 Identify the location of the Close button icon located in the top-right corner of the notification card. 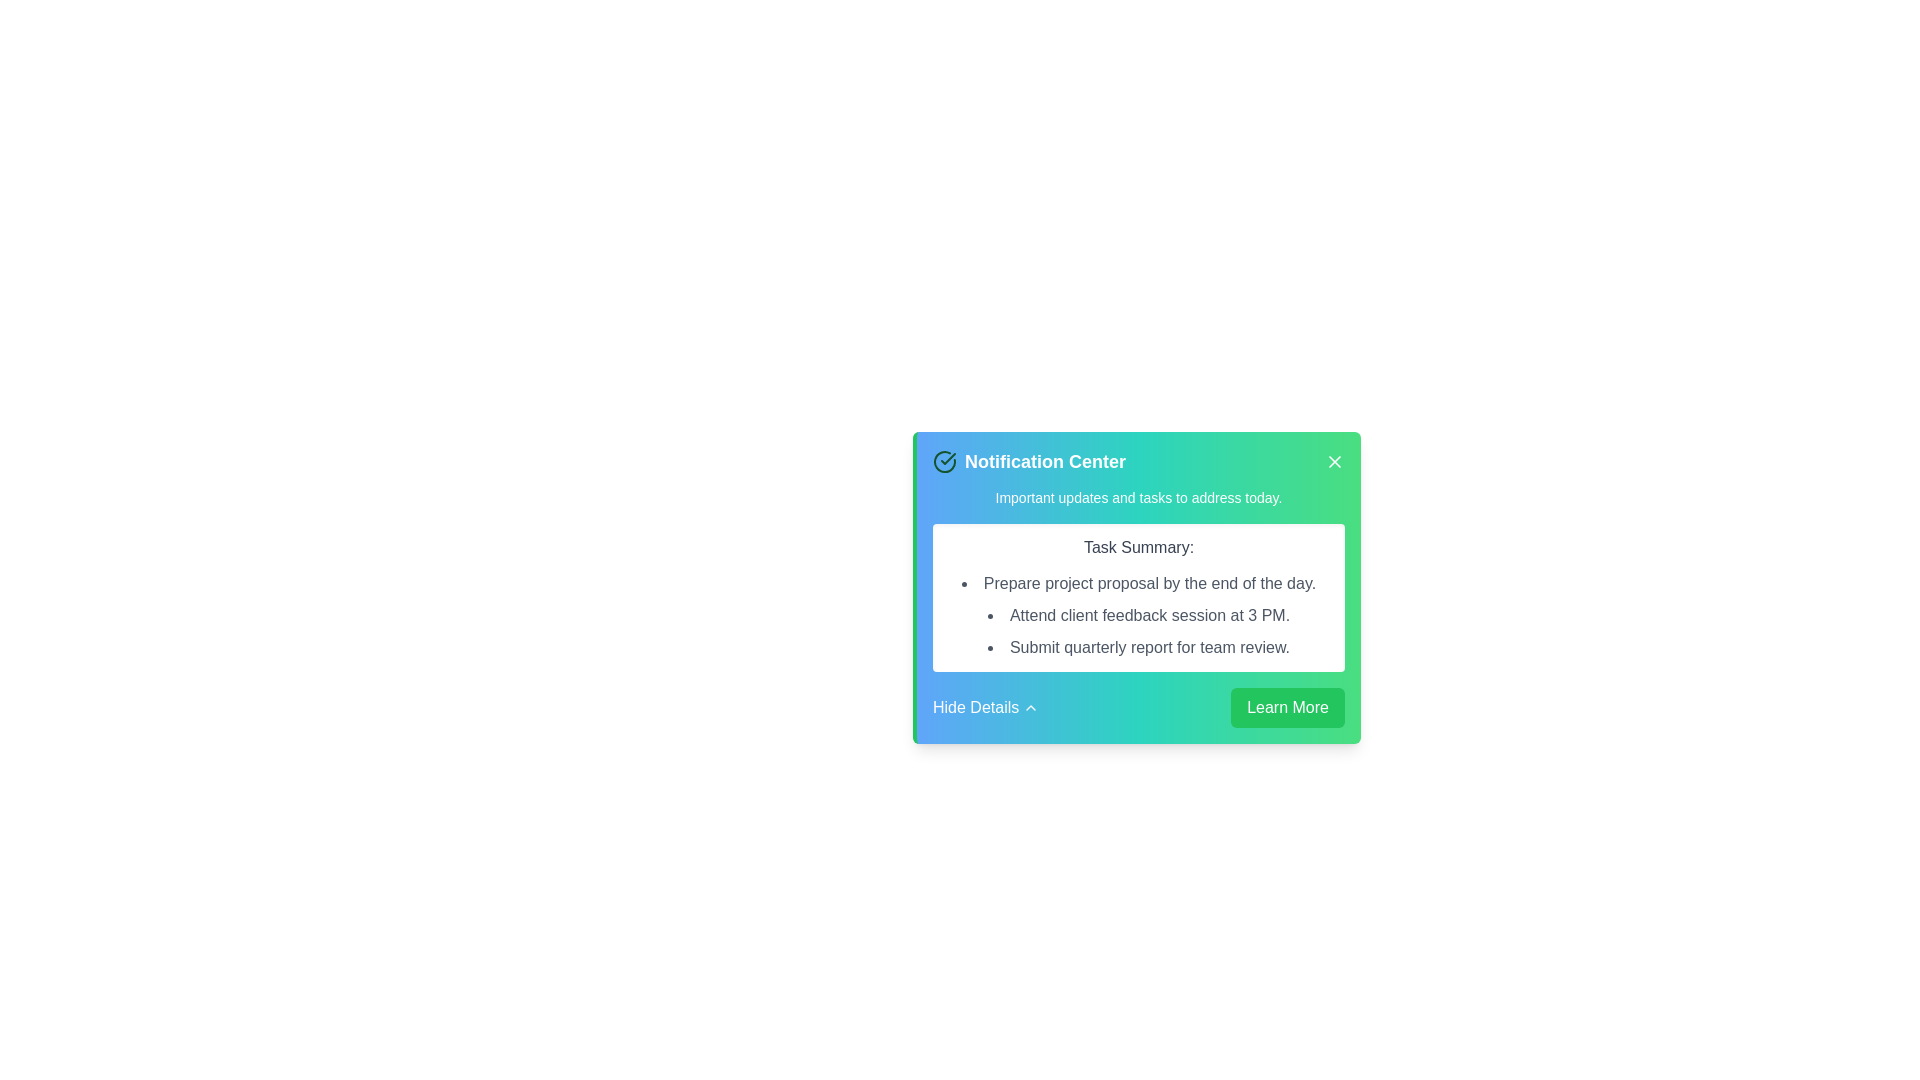
(1334, 462).